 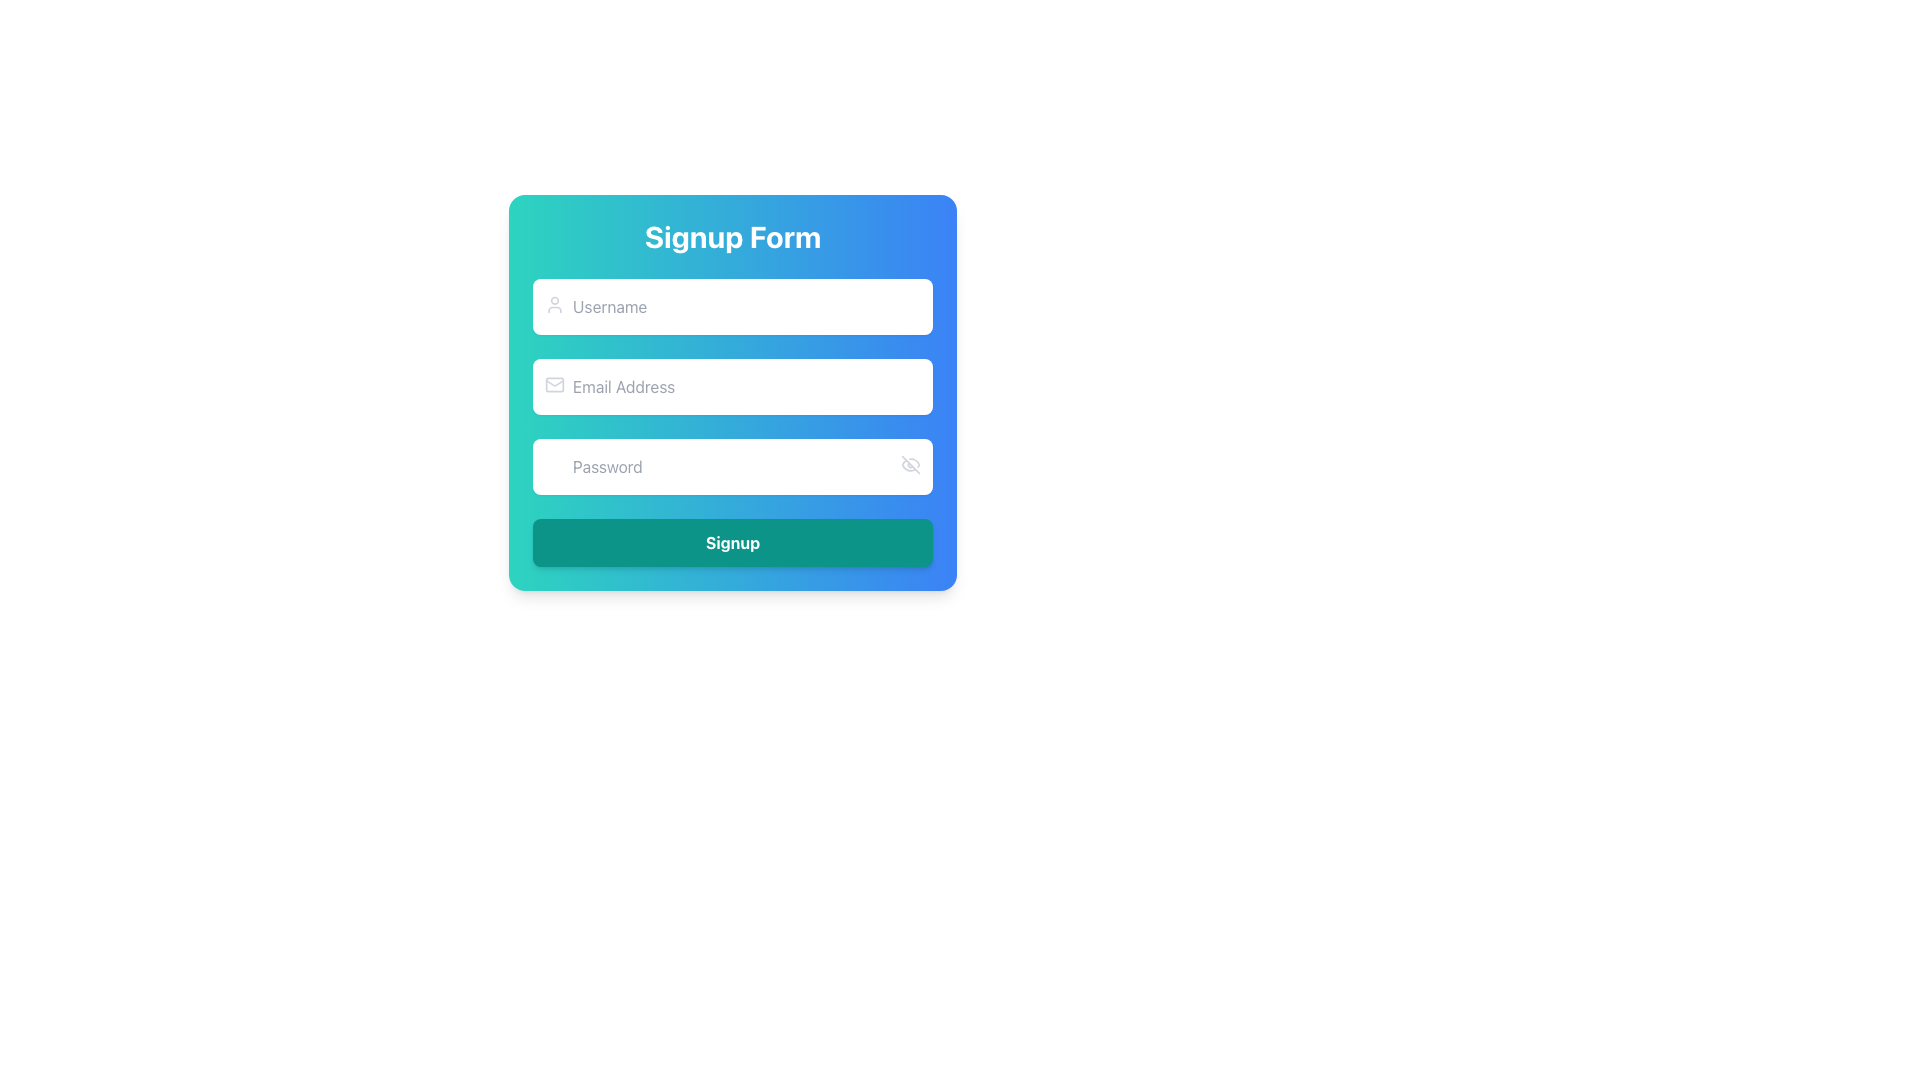 I want to click on the button located at the top-right corner of the password input field, so click(x=910, y=465).